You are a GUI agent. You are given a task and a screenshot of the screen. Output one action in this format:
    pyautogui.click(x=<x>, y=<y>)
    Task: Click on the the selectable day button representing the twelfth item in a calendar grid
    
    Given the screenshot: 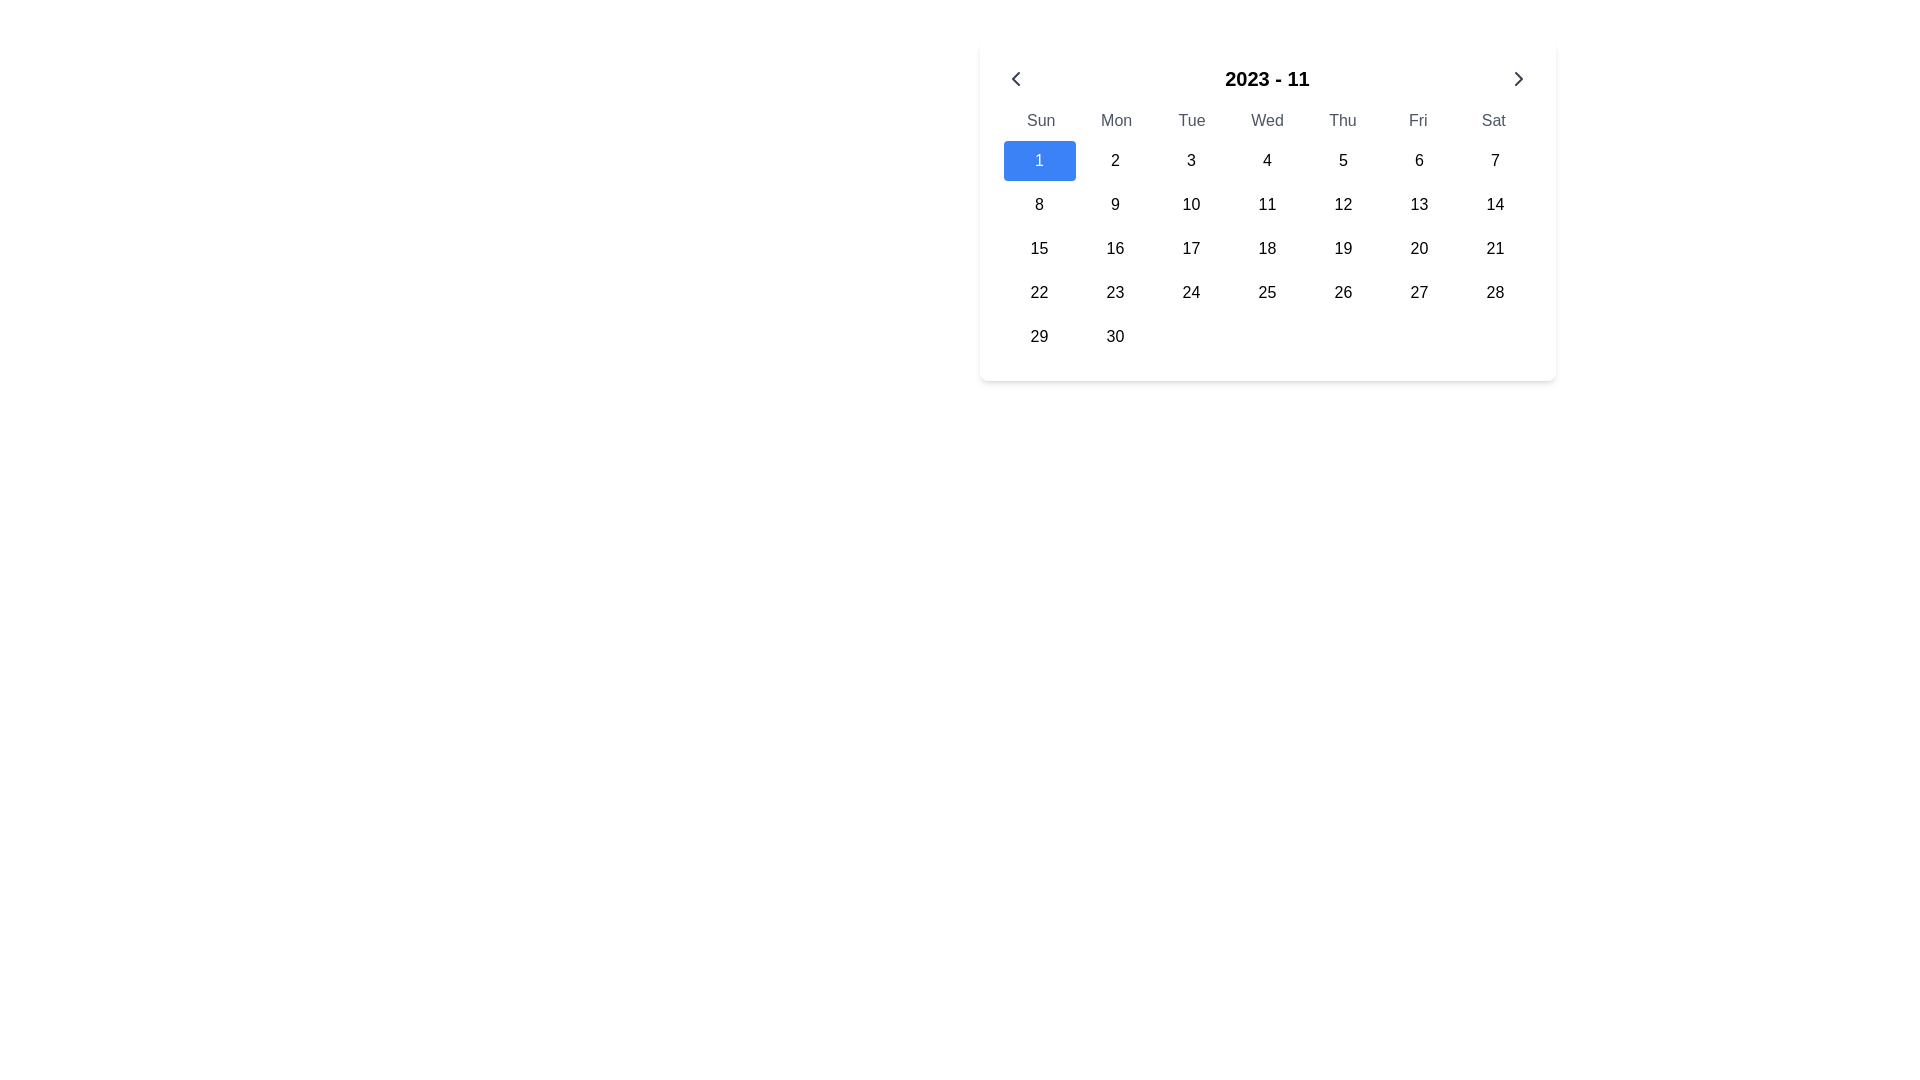 What is the action you would take?
    pyautogui.click(x=1343, y=204)
    